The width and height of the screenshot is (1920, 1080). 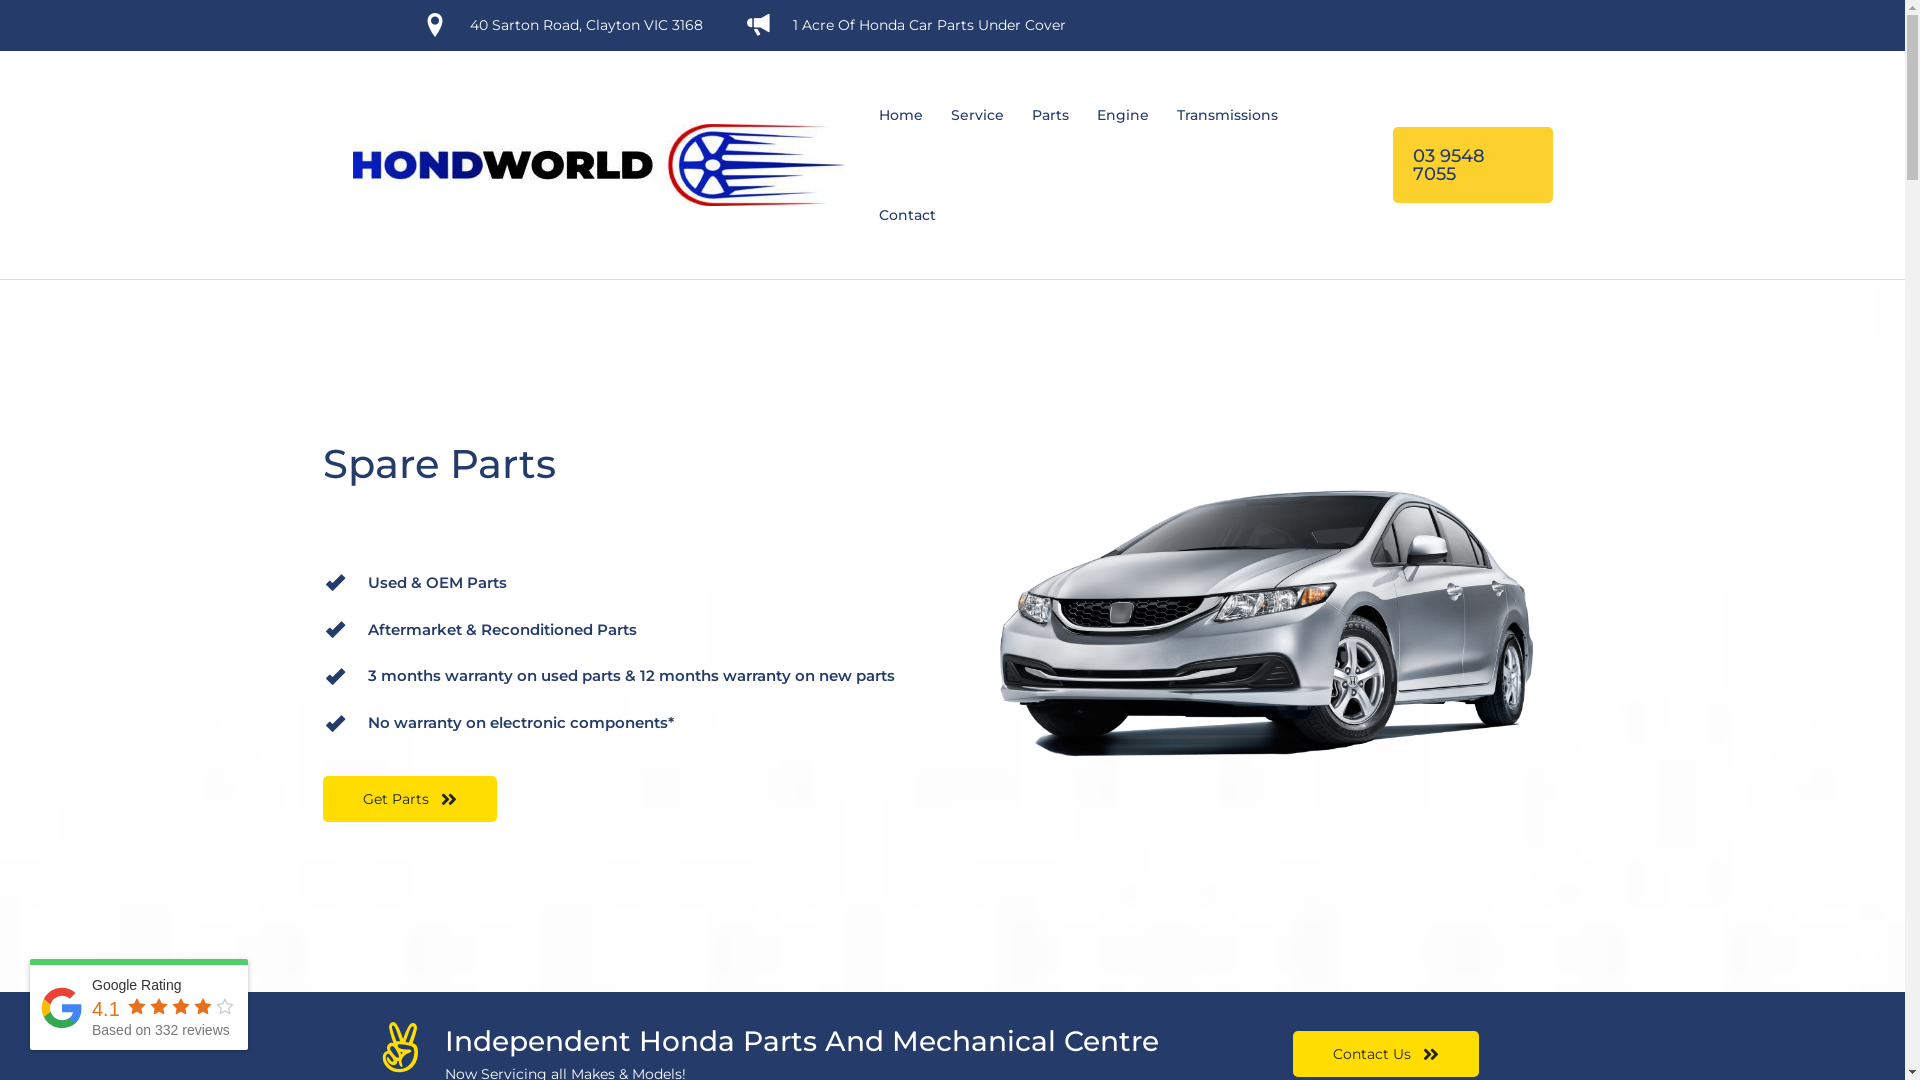 What do you see at coordinates (1385, 1052) in the screenshot?
I see `'Contact Us'` at bounding box center [1385, 1052].